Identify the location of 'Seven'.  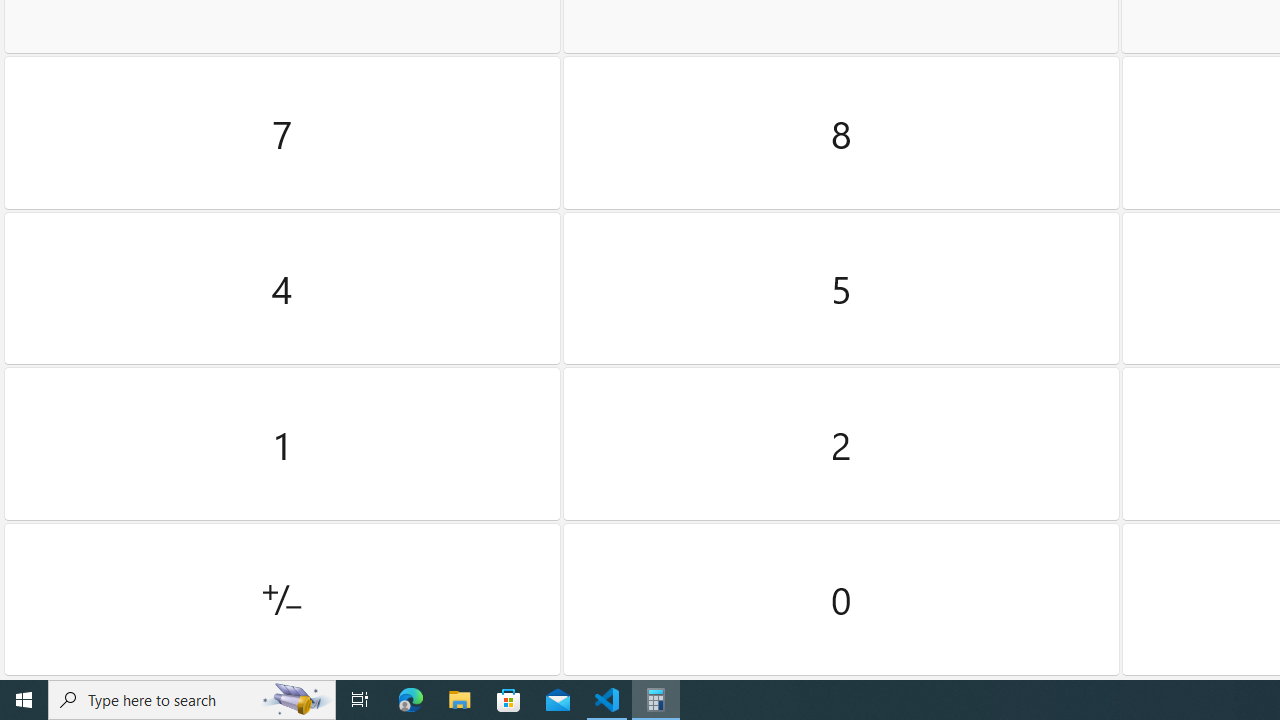
(281, 133).